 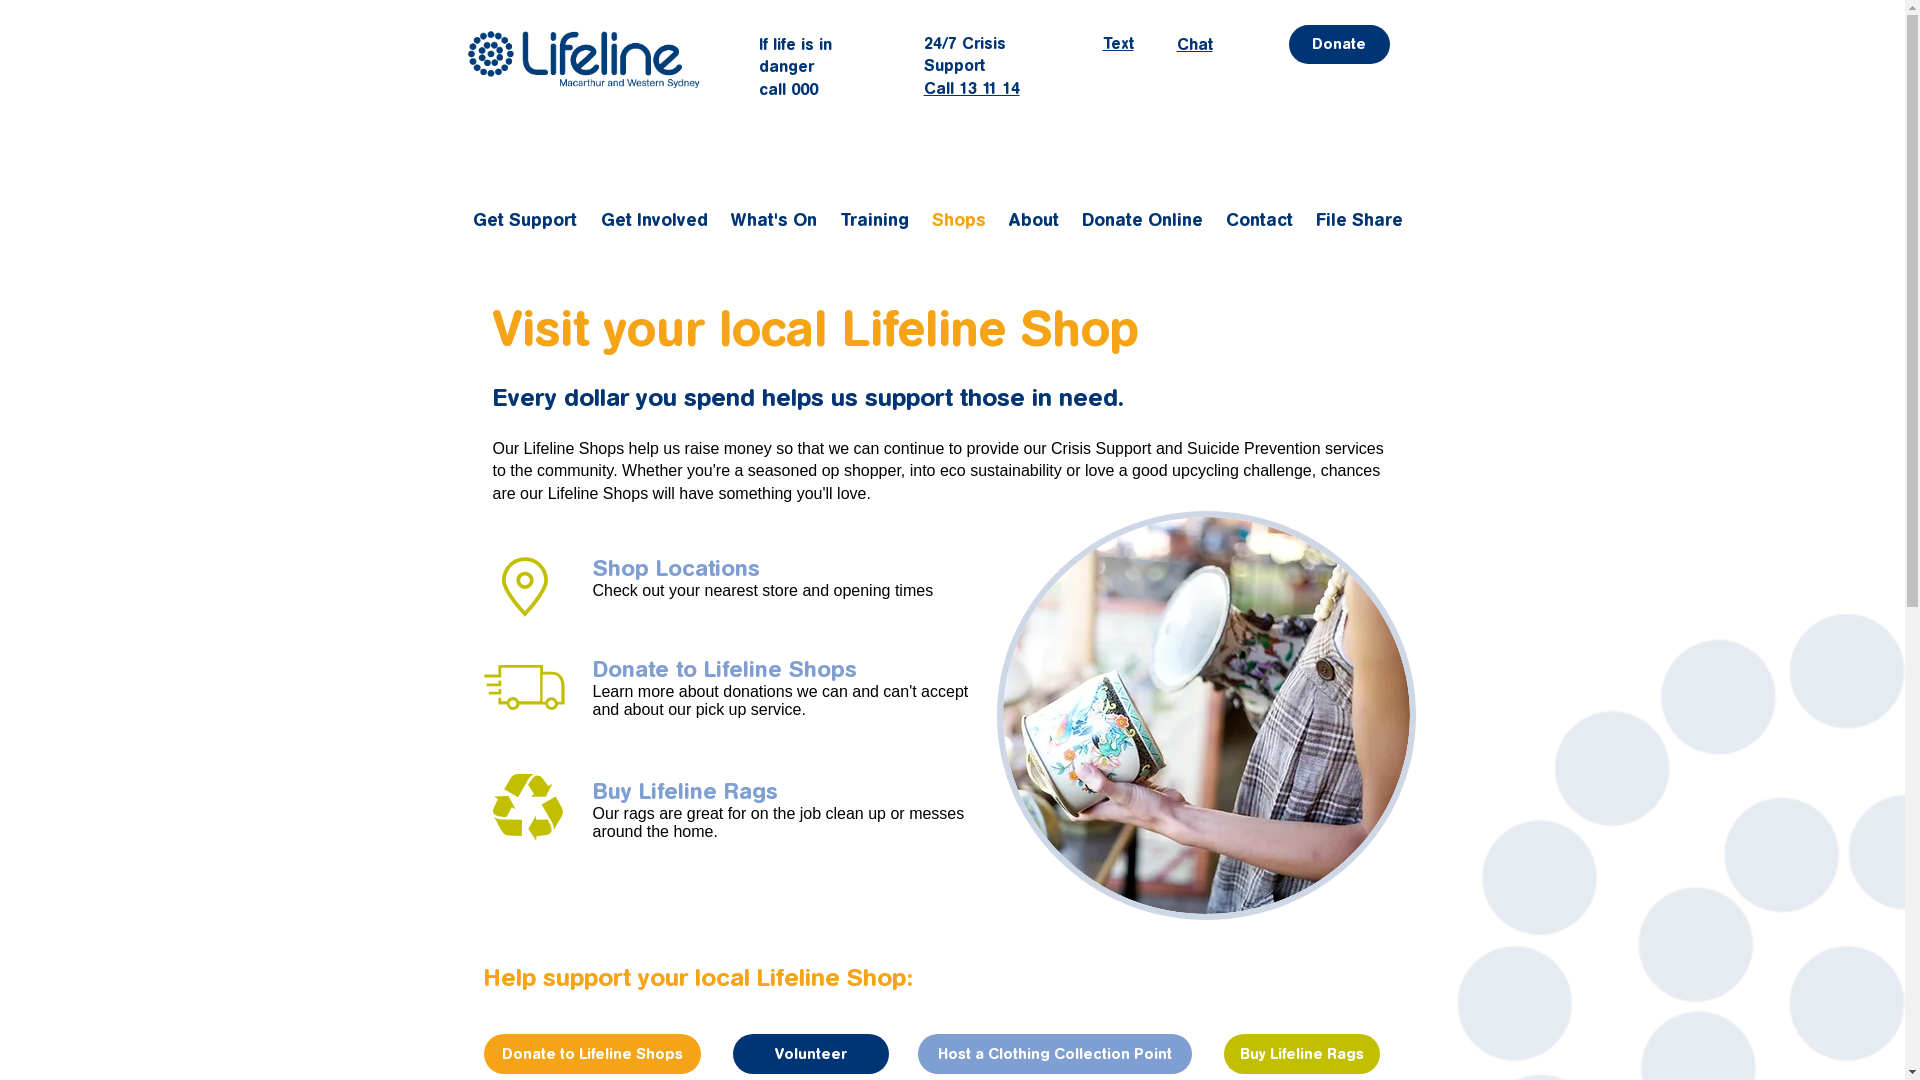 What do you see at coordinates (876, 219) in the screenshot?
I see `'Training'` at bounding box center [876, 219].